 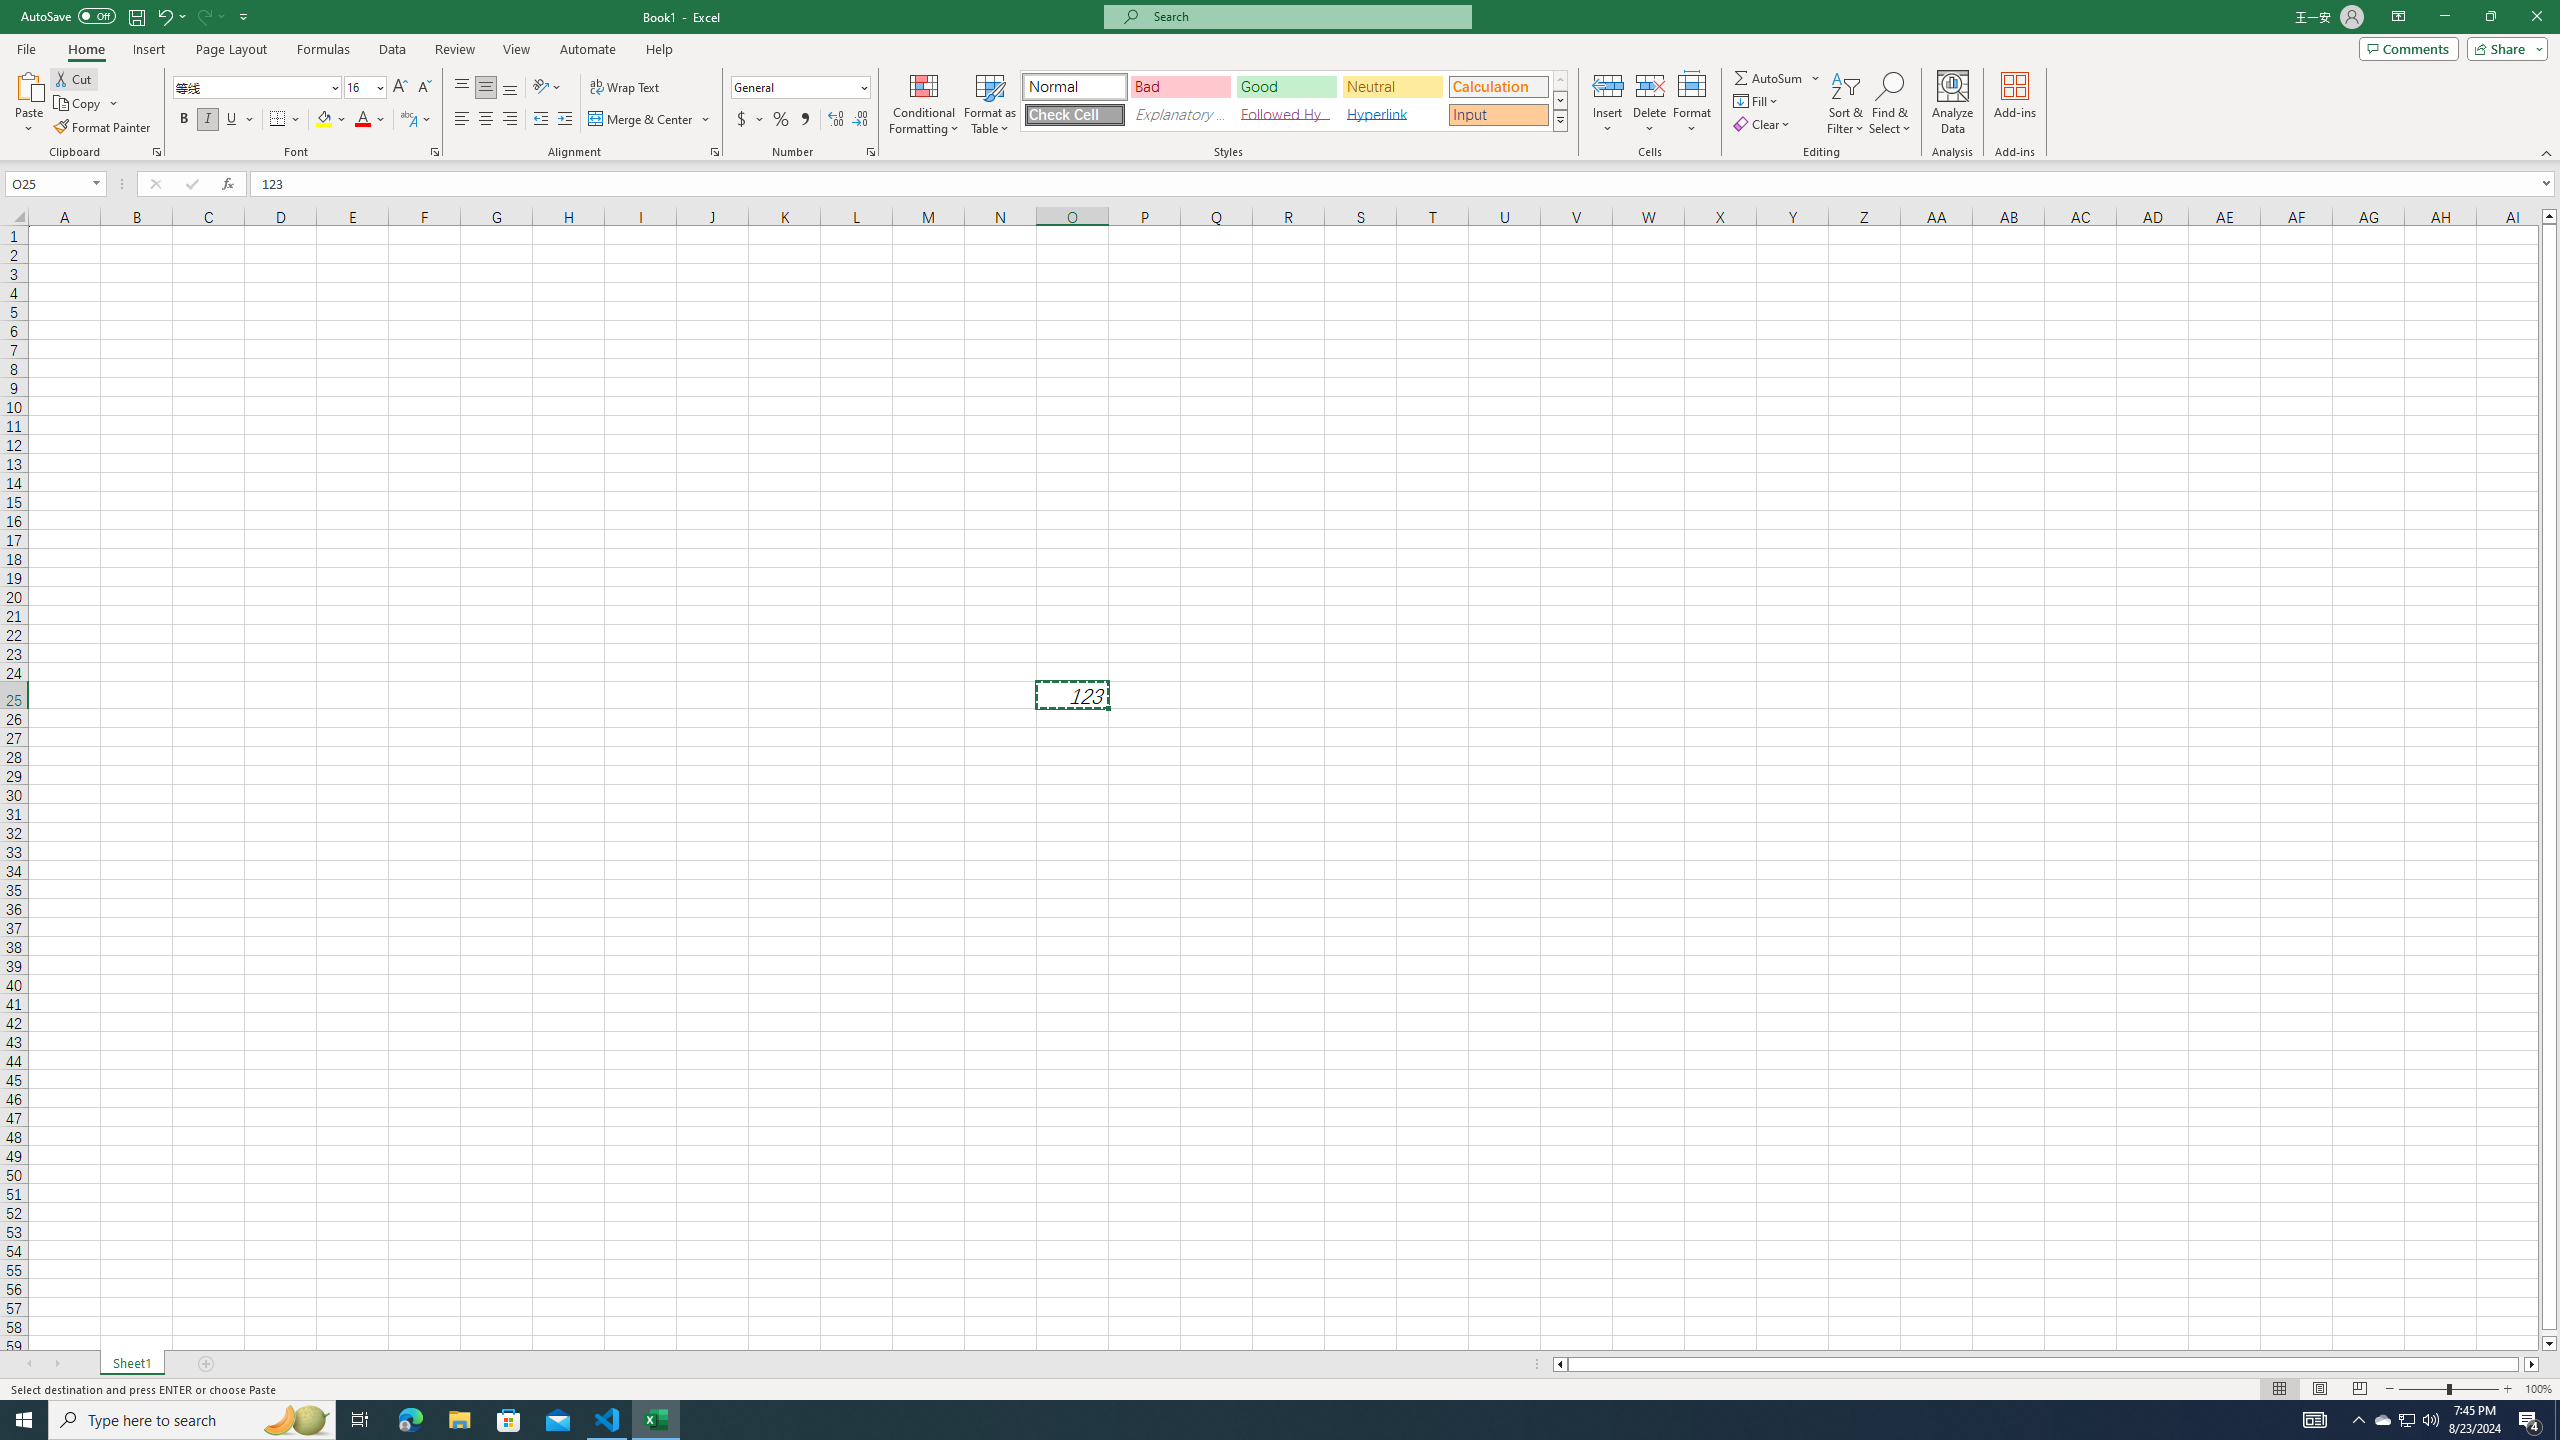 I want to click on 'Align Right', so click(x=509, y=118).